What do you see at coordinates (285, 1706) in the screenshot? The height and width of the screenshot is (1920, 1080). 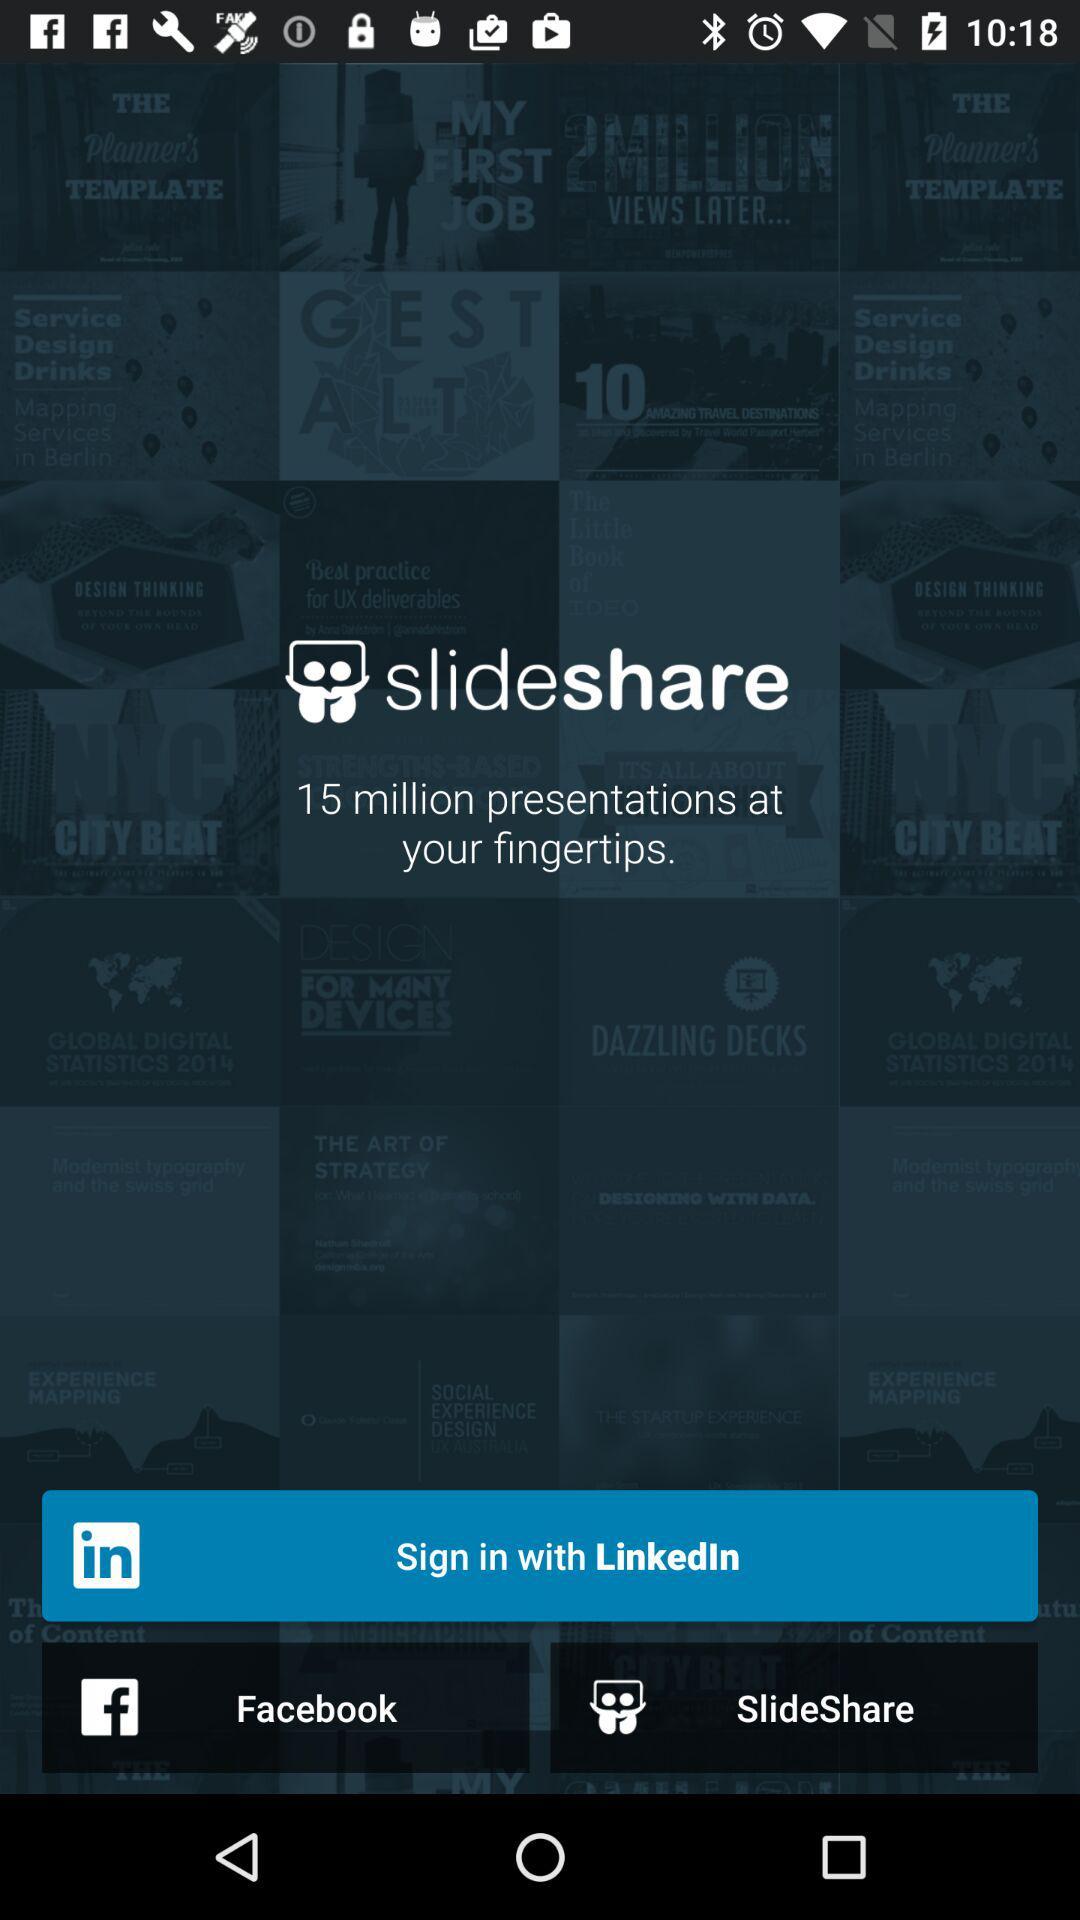 I see `the facebook icon` at bounding box center [285, 1706].